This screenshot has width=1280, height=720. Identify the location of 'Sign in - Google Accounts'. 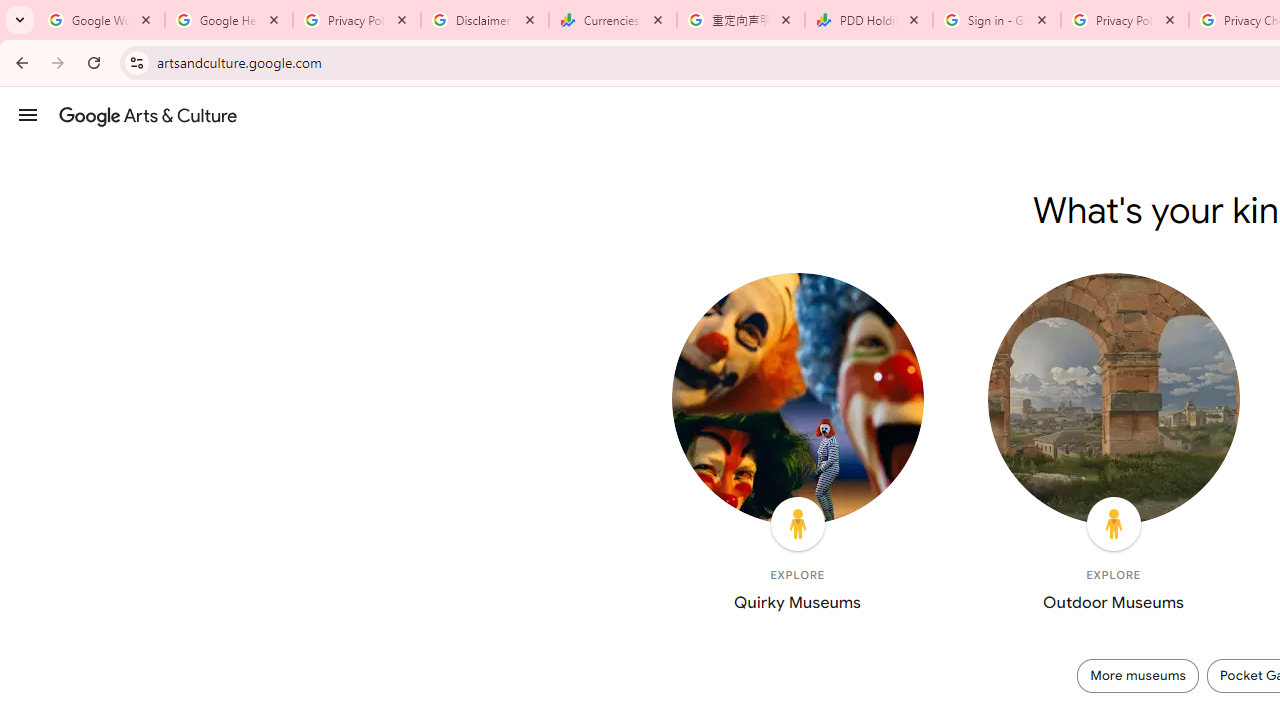
(997, 20).